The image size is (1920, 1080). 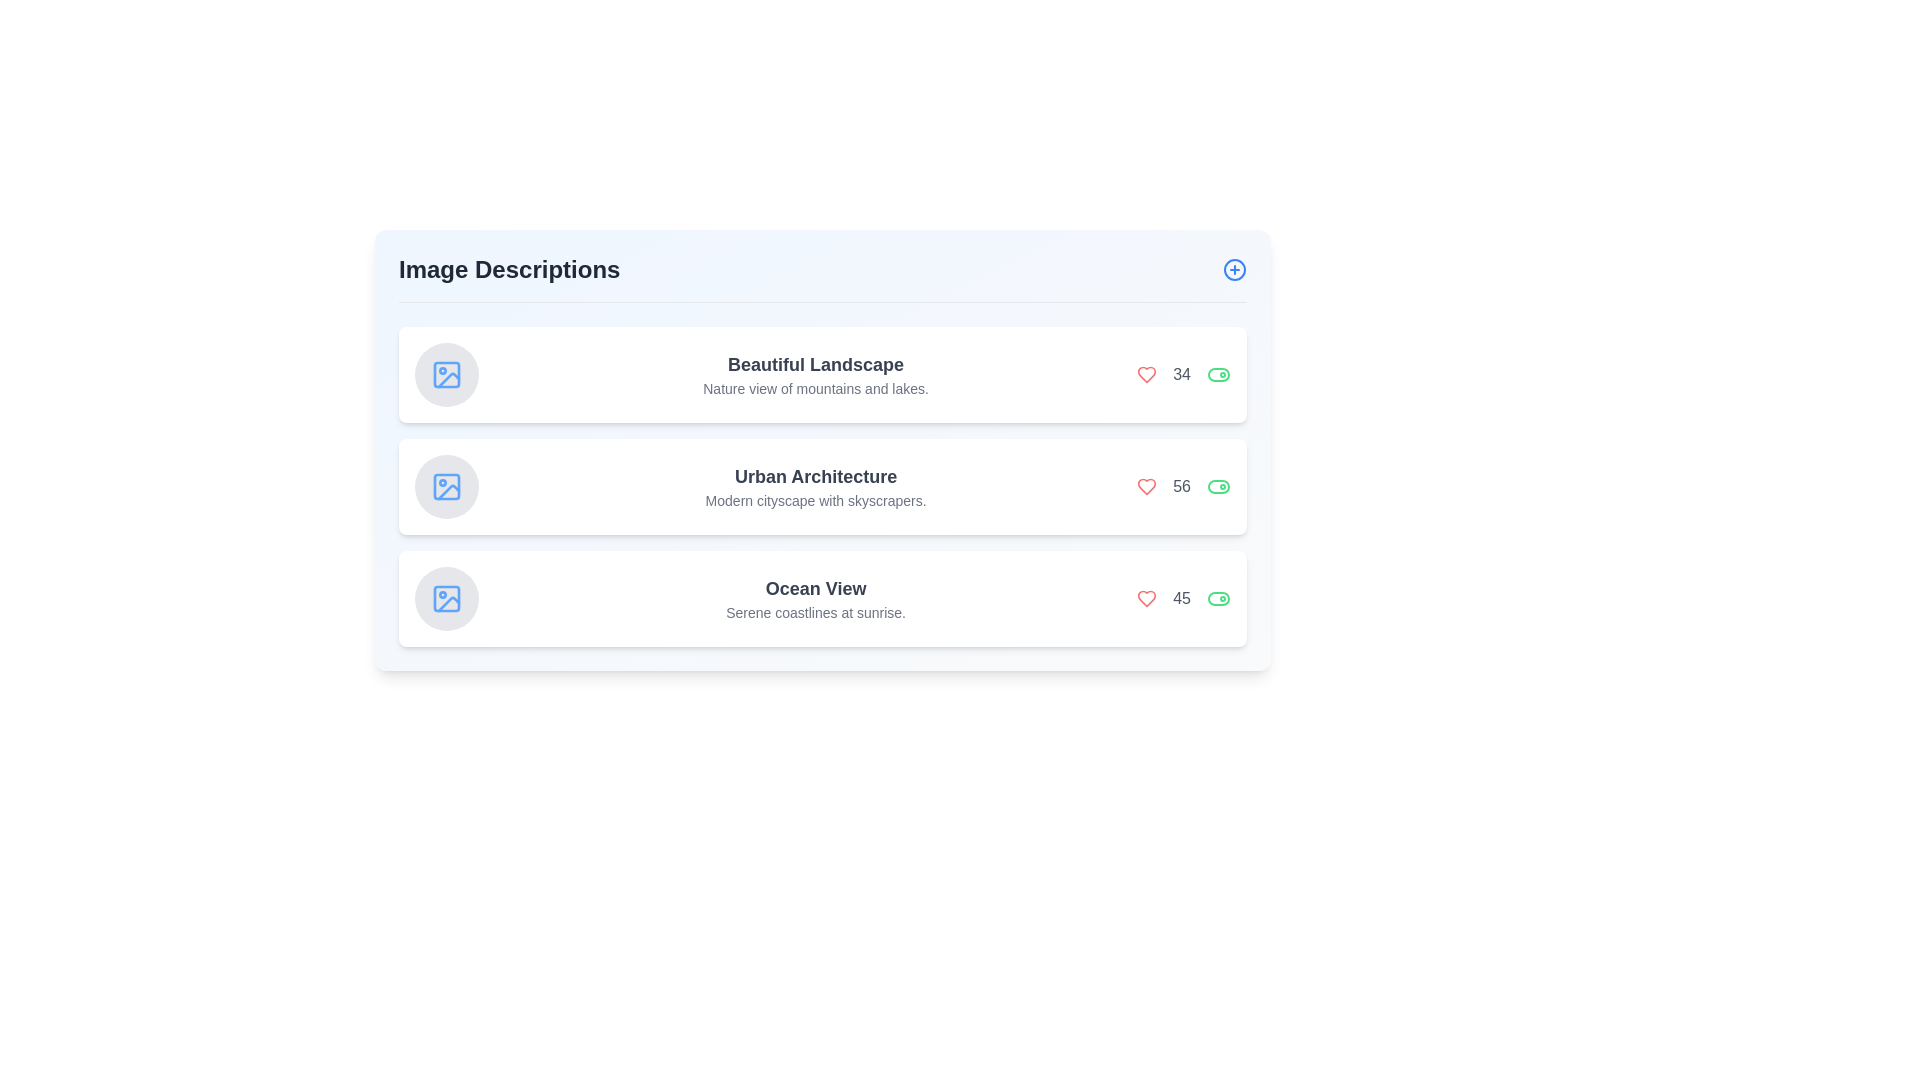 I want to click on toggle icon for the item labeled 'Beautiful Landscape' to toggle its state, so click(x=1218, y=374).